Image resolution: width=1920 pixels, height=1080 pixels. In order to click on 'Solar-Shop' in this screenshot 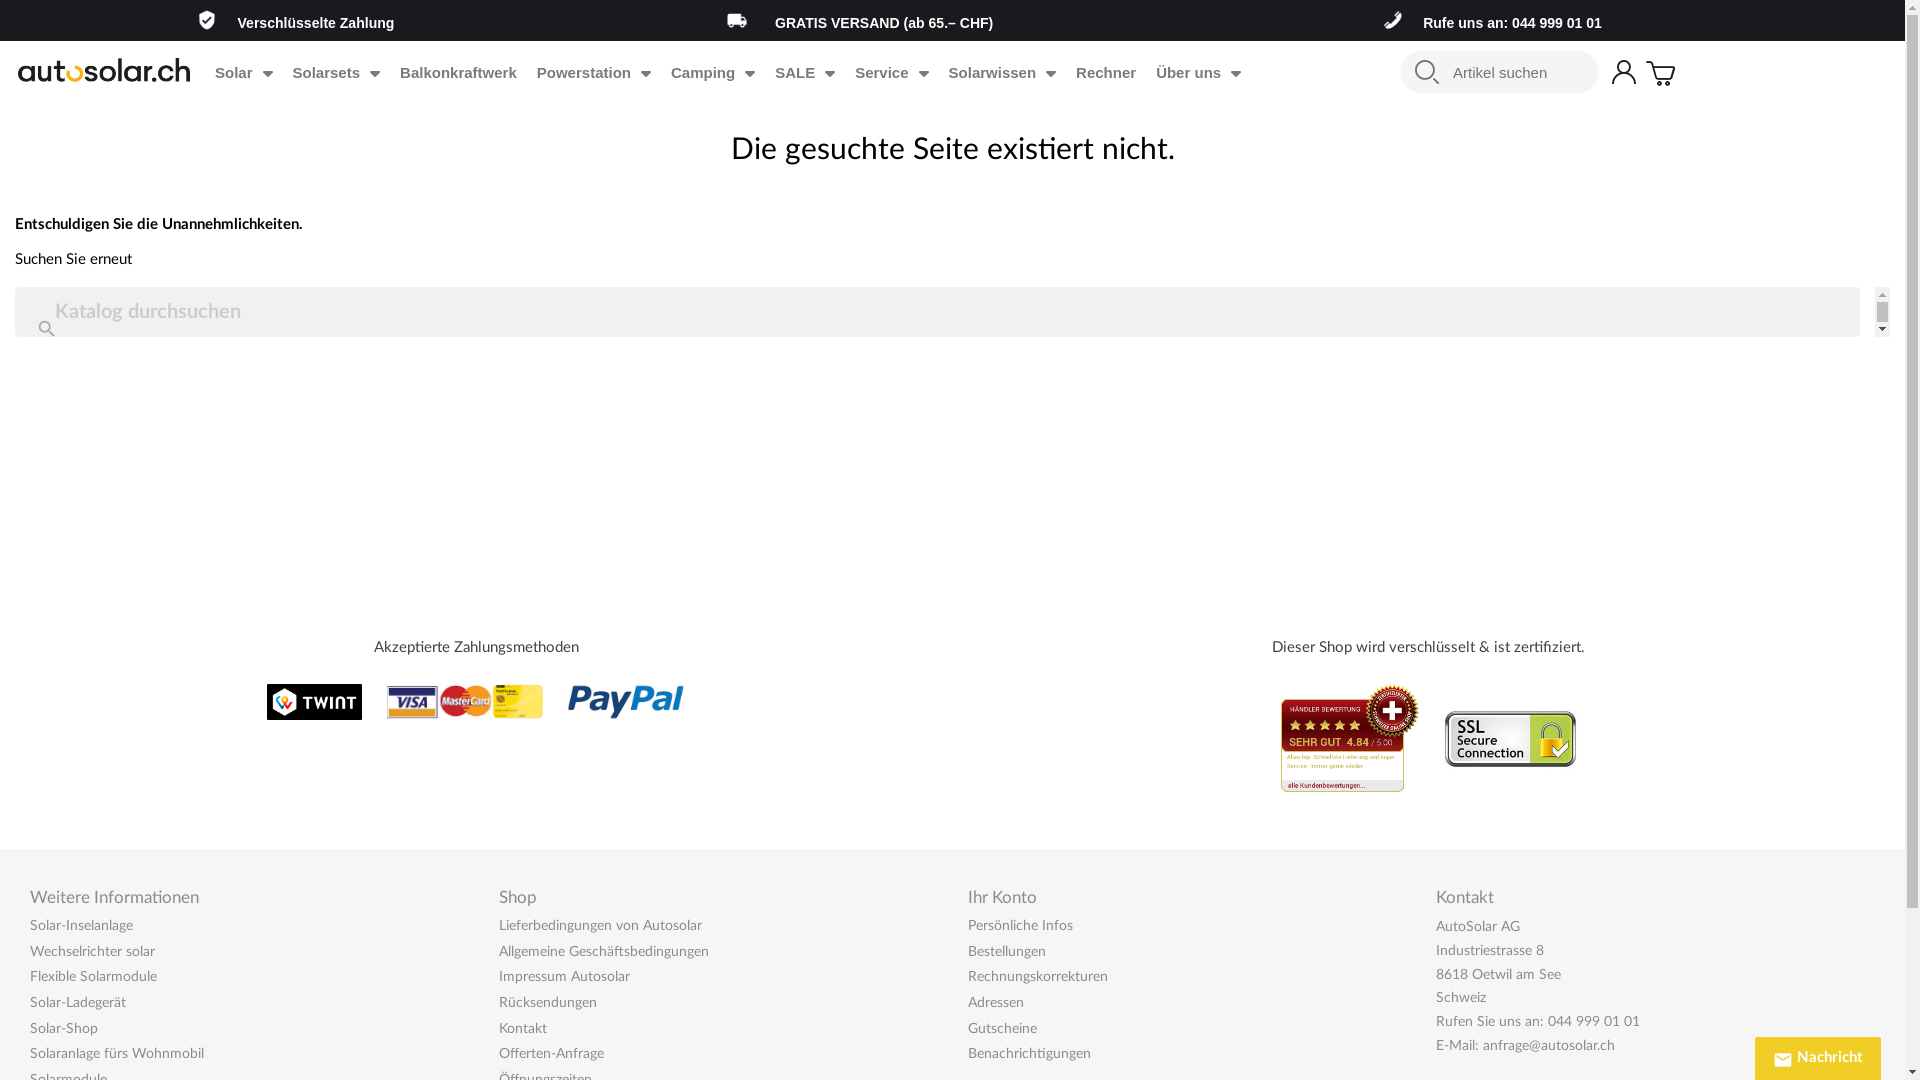, I will do `click(63, 1029)`.